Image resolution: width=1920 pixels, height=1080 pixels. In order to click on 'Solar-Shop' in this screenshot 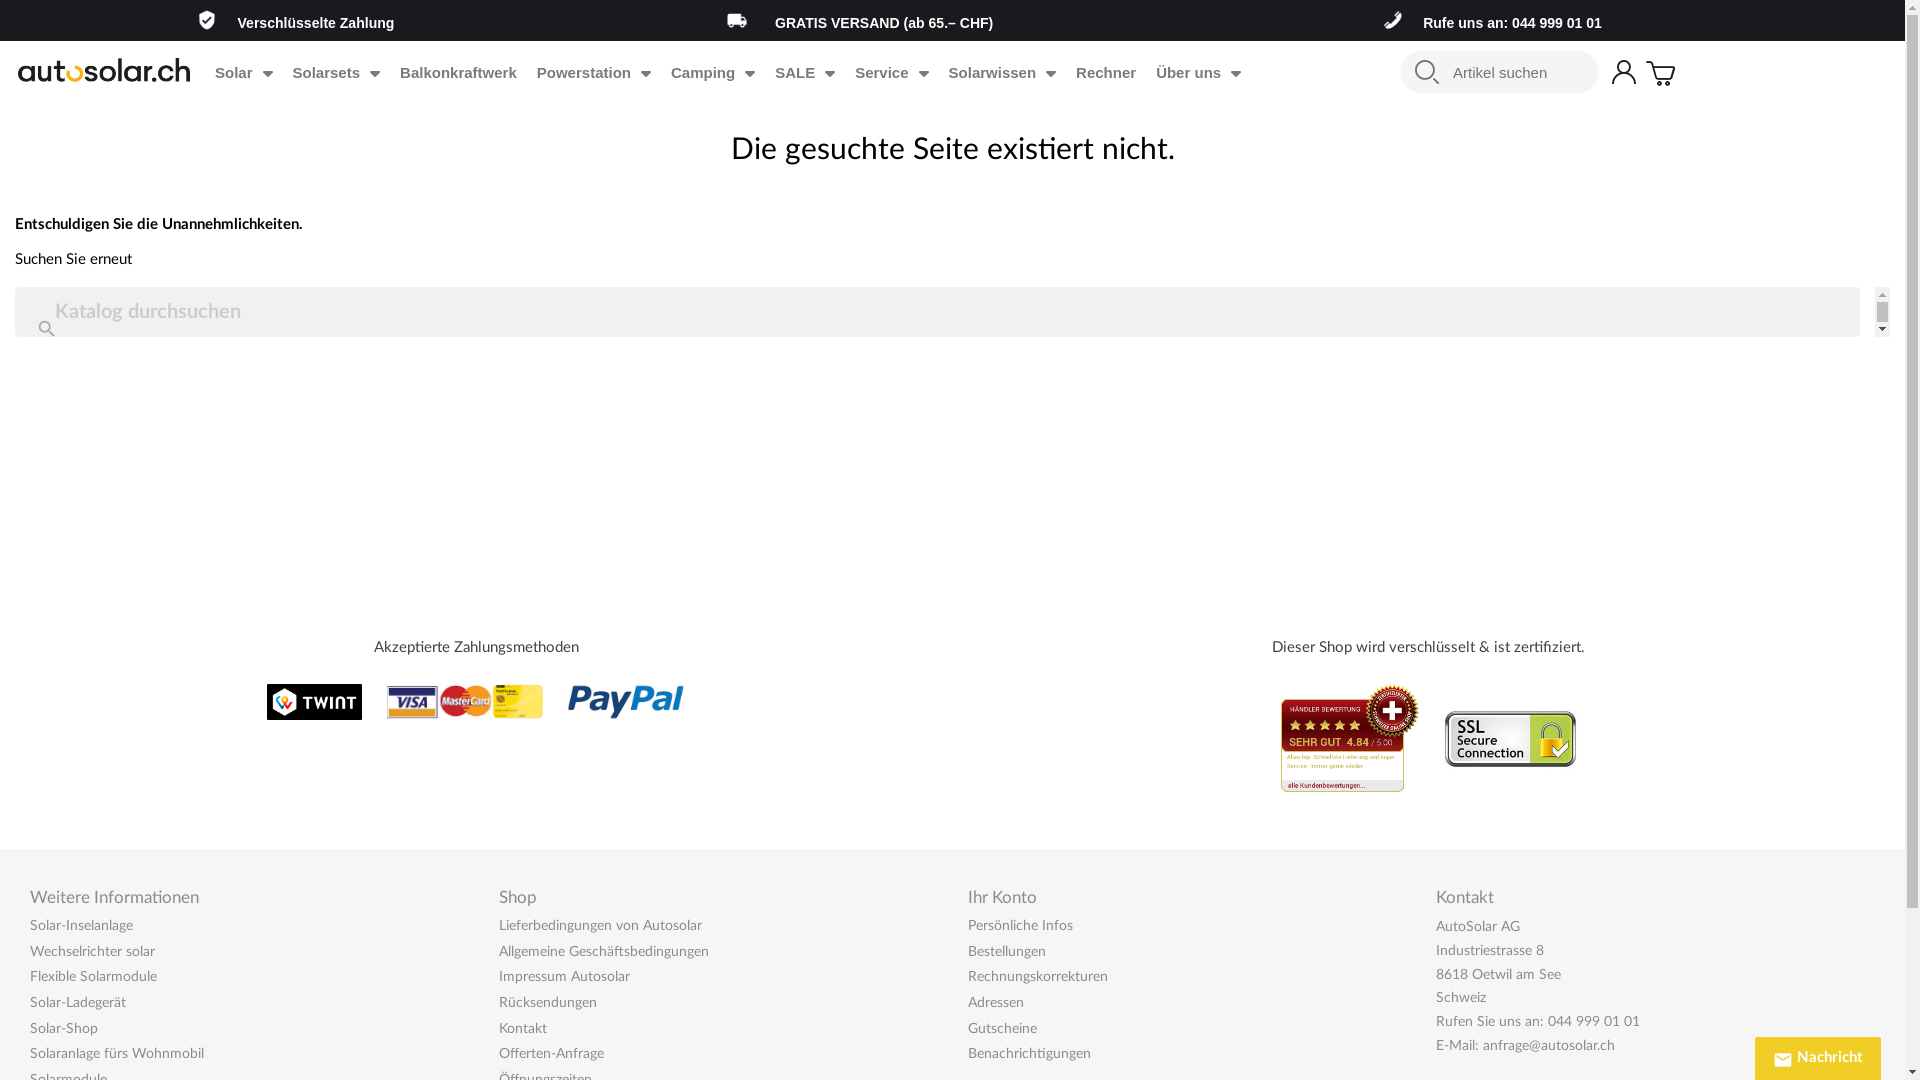, I will do `click(63, 1029)`.